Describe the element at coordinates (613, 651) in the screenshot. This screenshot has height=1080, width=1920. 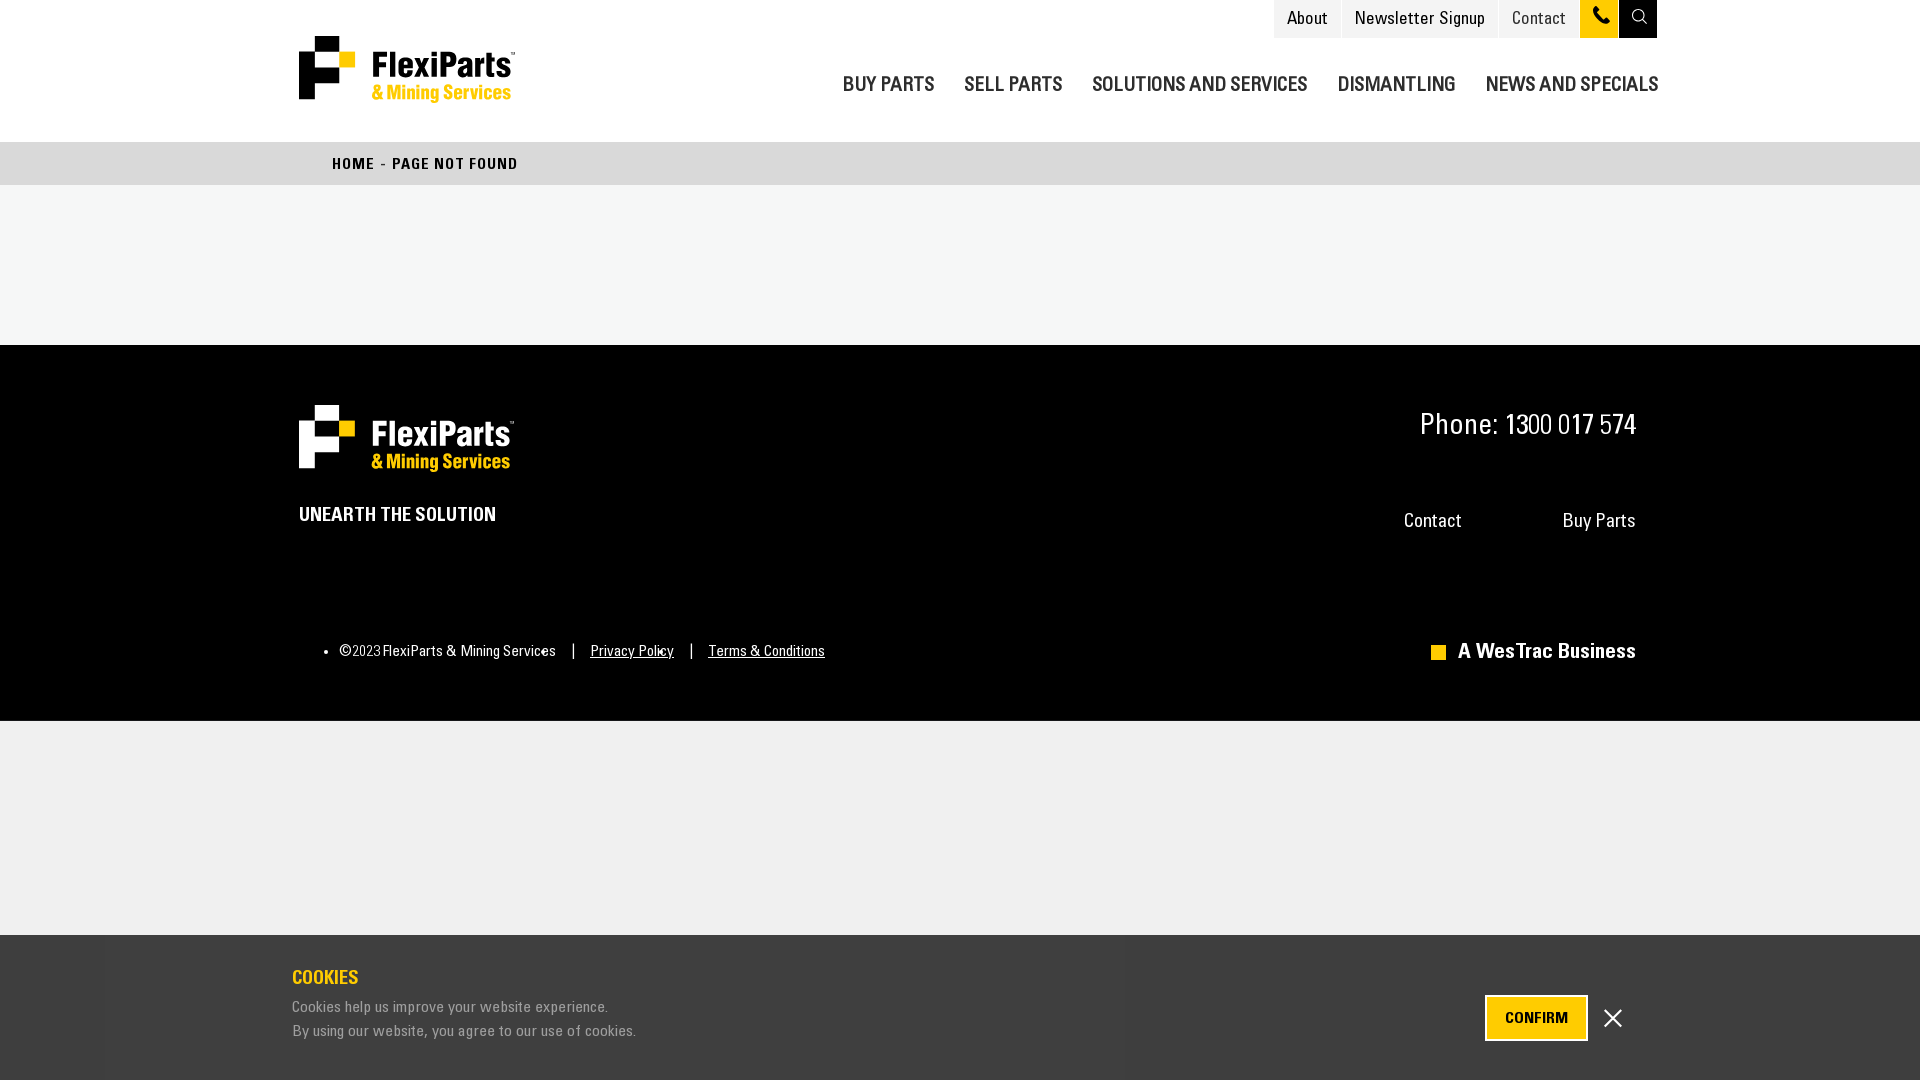
I see `'Privacy Policy'` at that location.